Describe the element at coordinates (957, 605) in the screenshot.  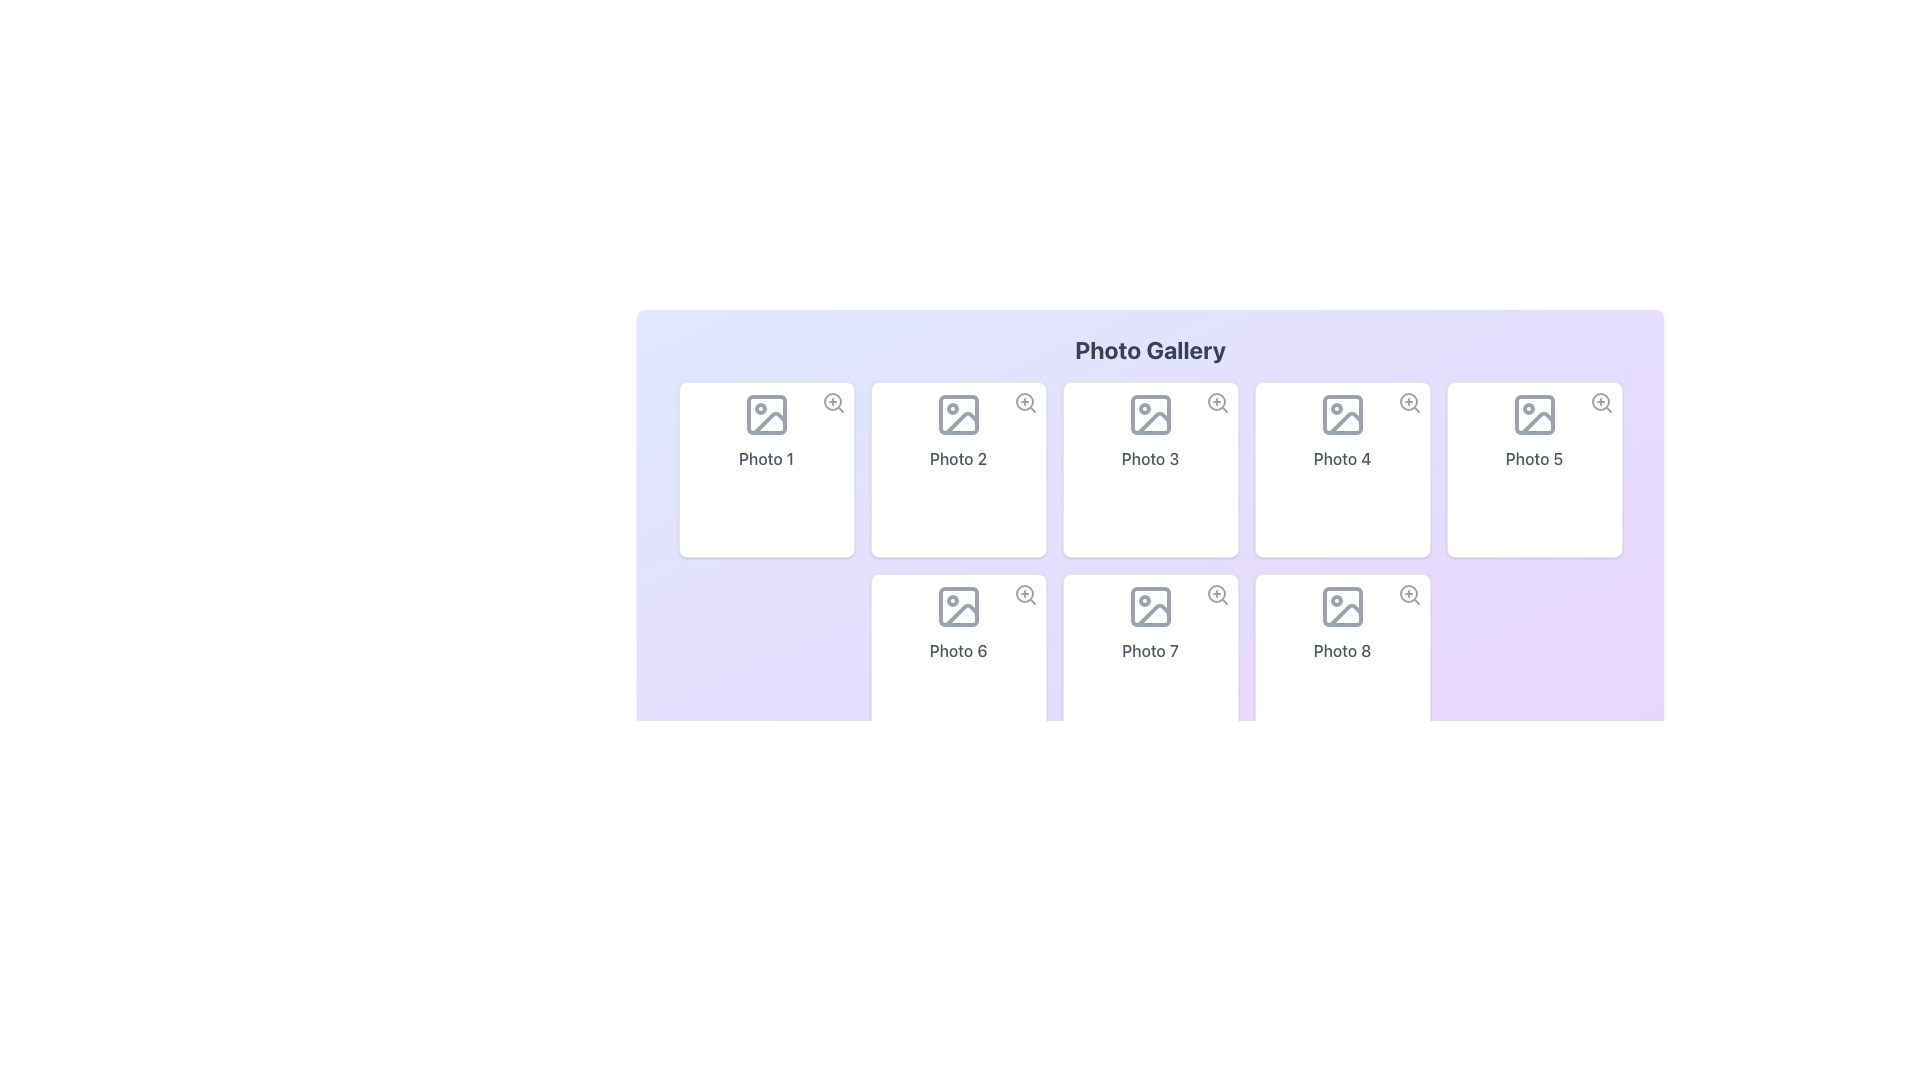
I see `the Image placeholder icon located` at that location.